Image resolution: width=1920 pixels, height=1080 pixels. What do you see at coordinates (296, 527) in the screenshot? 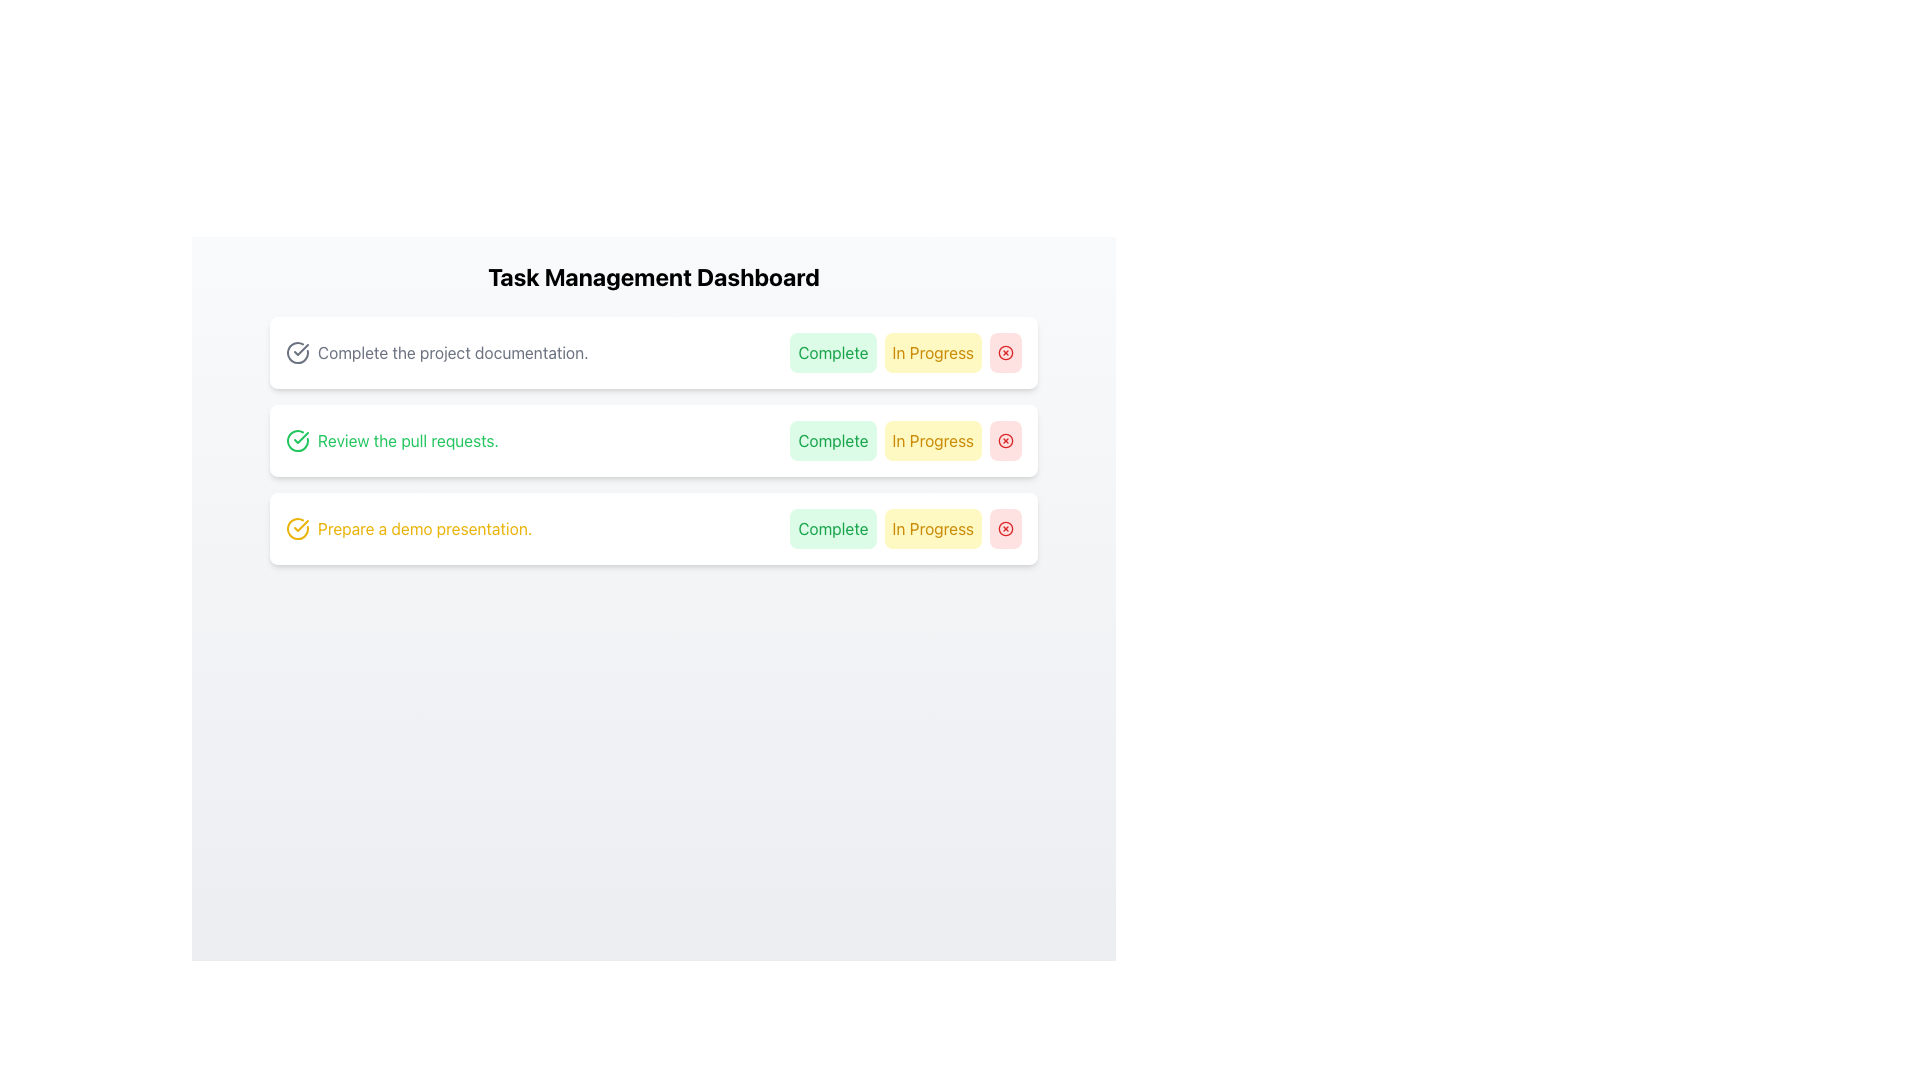
I see `the yellow circular icon with a checkmark at the center, located to the left of the text 'Prepare a demo presentation.'` at bounding box center [296, 527].